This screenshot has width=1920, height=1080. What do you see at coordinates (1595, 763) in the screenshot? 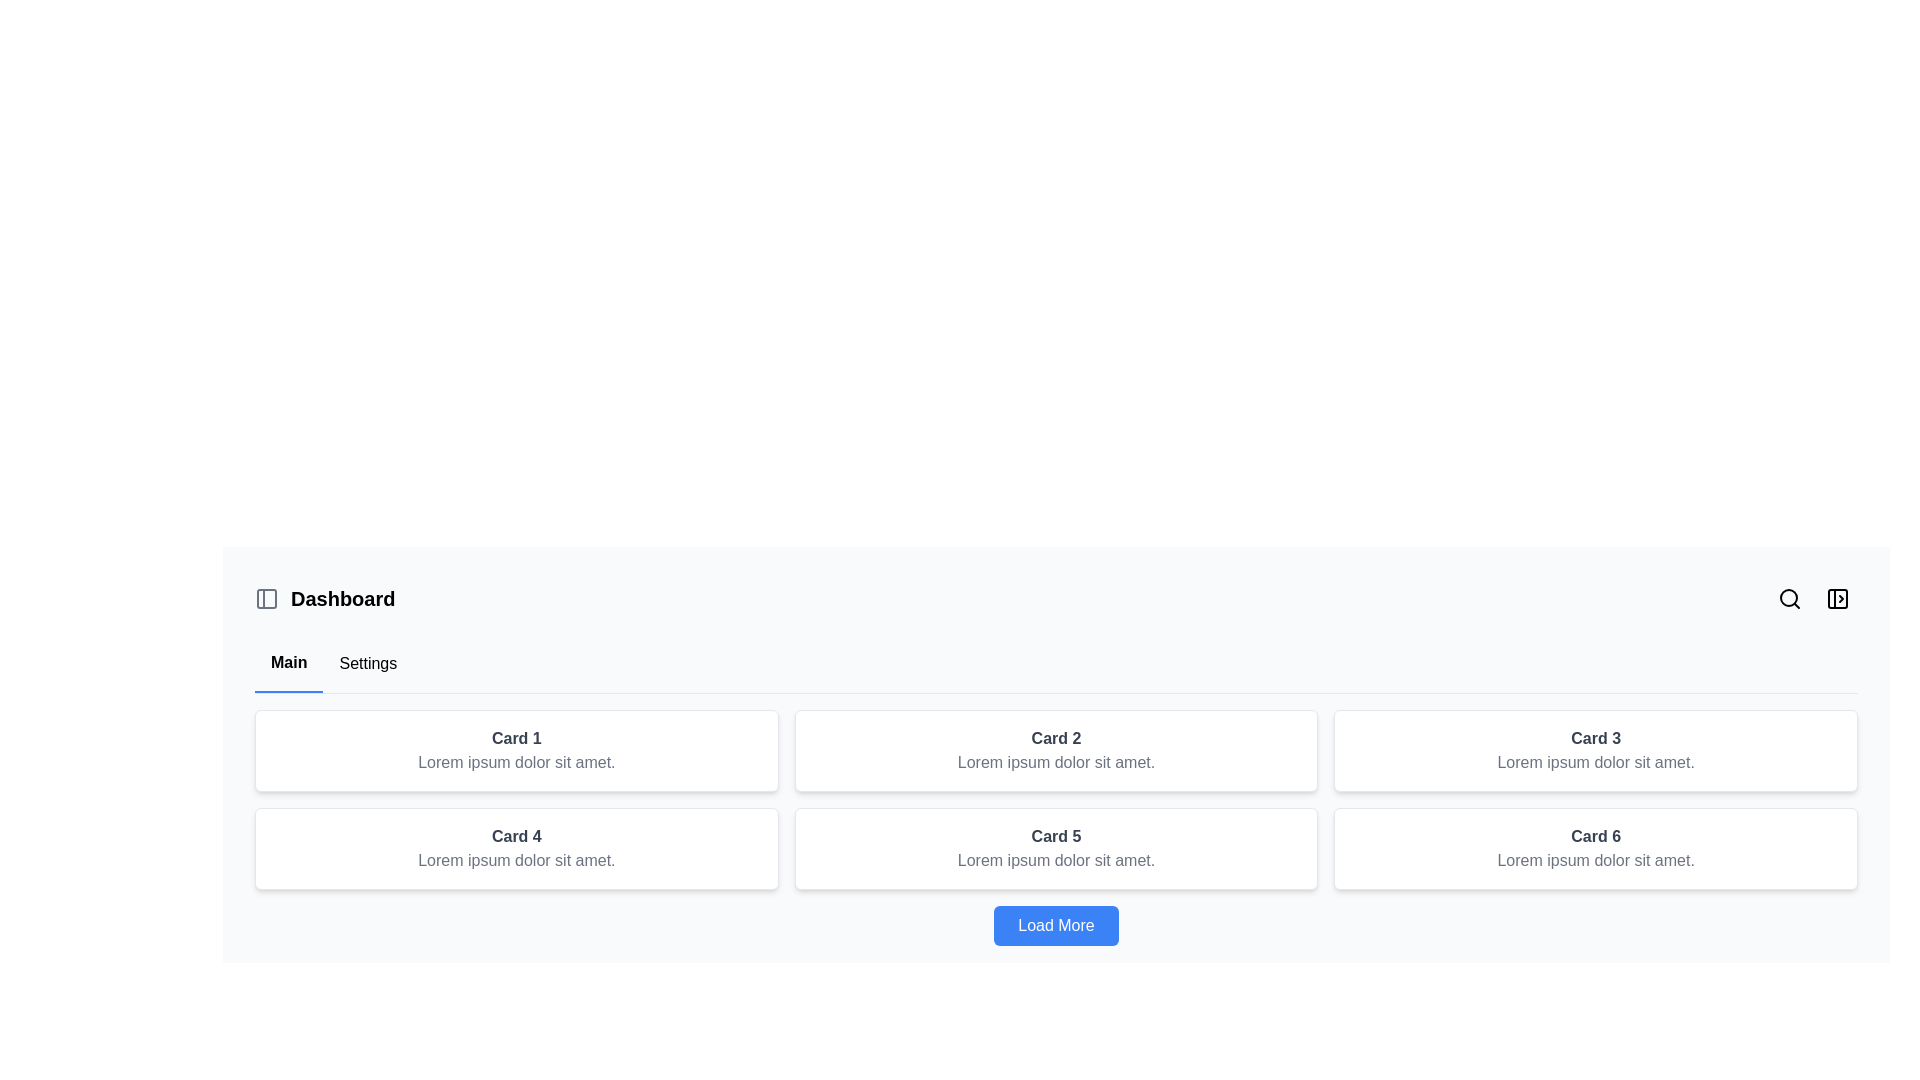
I see `the text display element that shows 'Lorem ipsum dolor sit amet.' located below the 'Card 3' title in the top right corner of the grid layout` at bounding box center [1595, 763].